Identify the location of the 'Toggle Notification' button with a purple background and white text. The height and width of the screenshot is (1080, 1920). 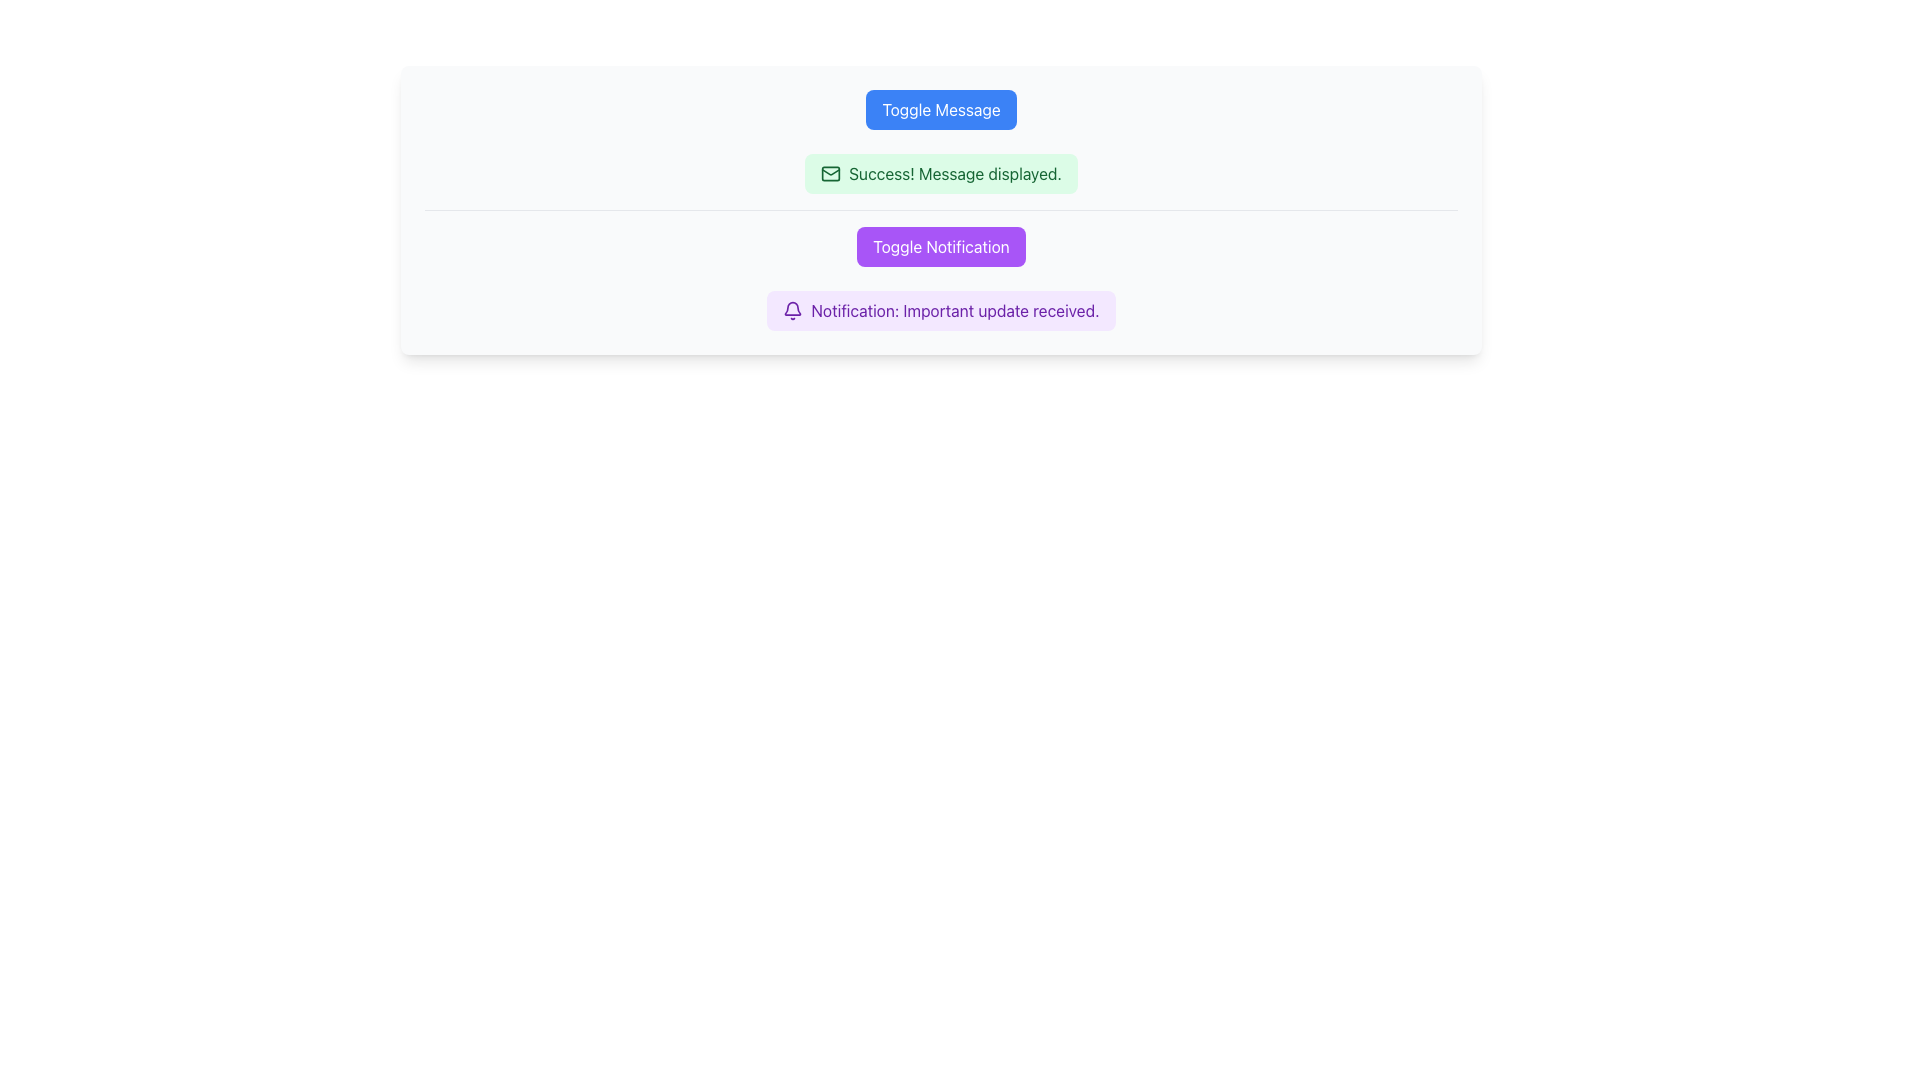
(940, 245).